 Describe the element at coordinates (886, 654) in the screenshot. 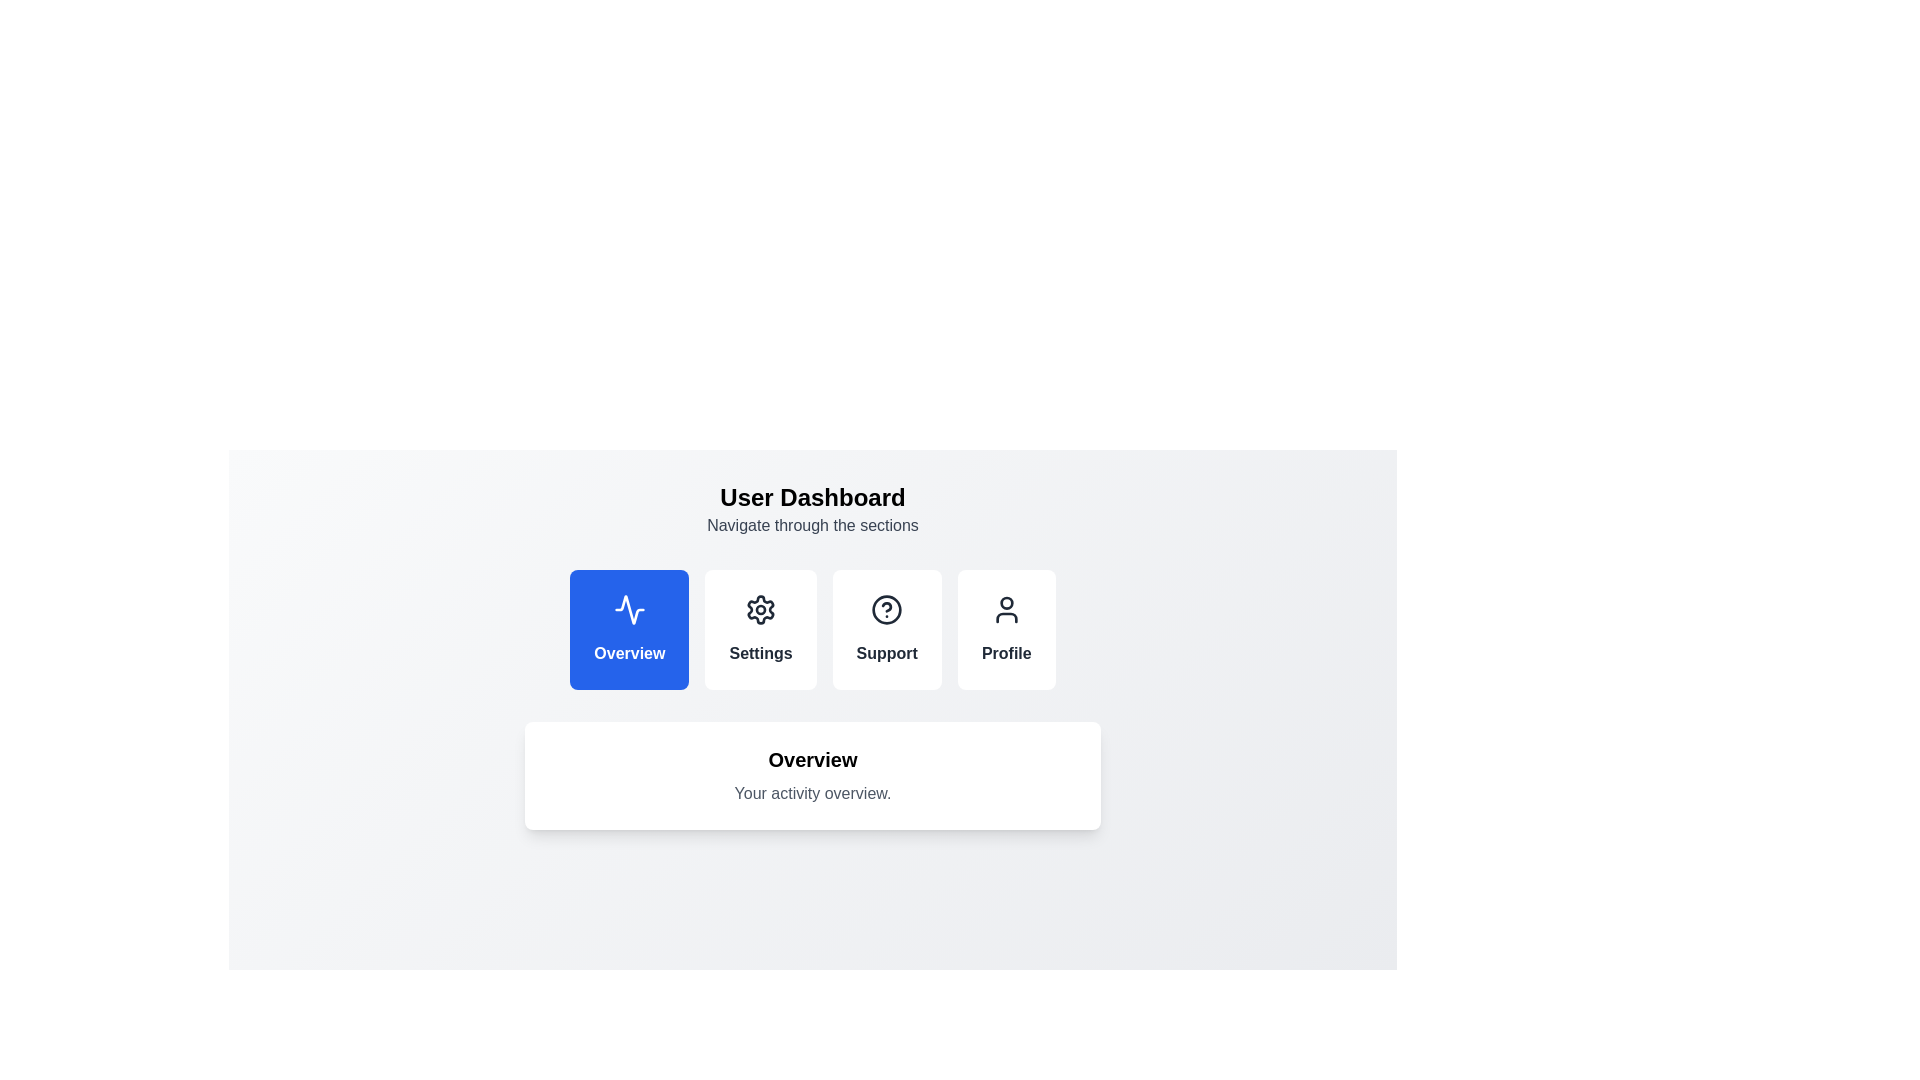

I see `text label displaying 'Support' located beneath a circular question mark icon in the third card` at that location.